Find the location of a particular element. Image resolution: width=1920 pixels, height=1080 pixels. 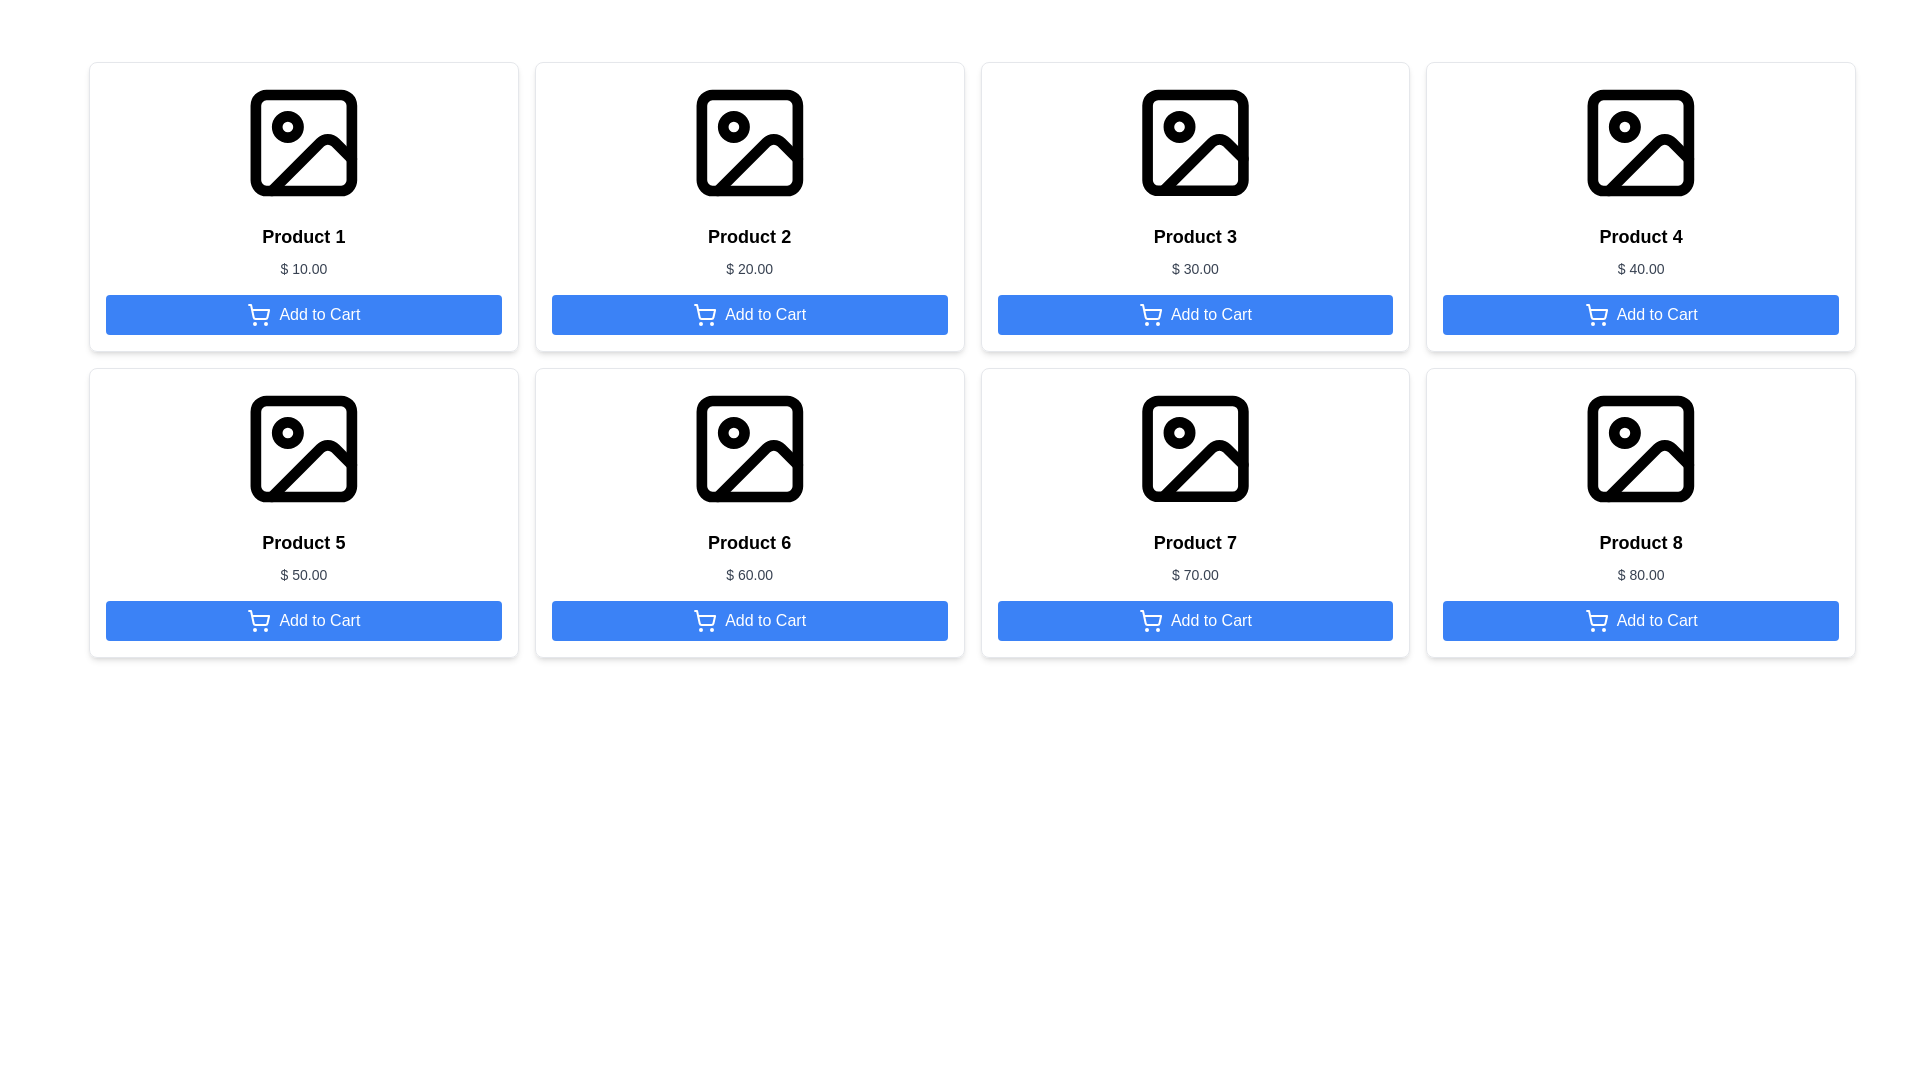

the SVG rectangle that serves as a decorative image placeholder in the 'Product 8' card is located at coordinates (1641, 447).